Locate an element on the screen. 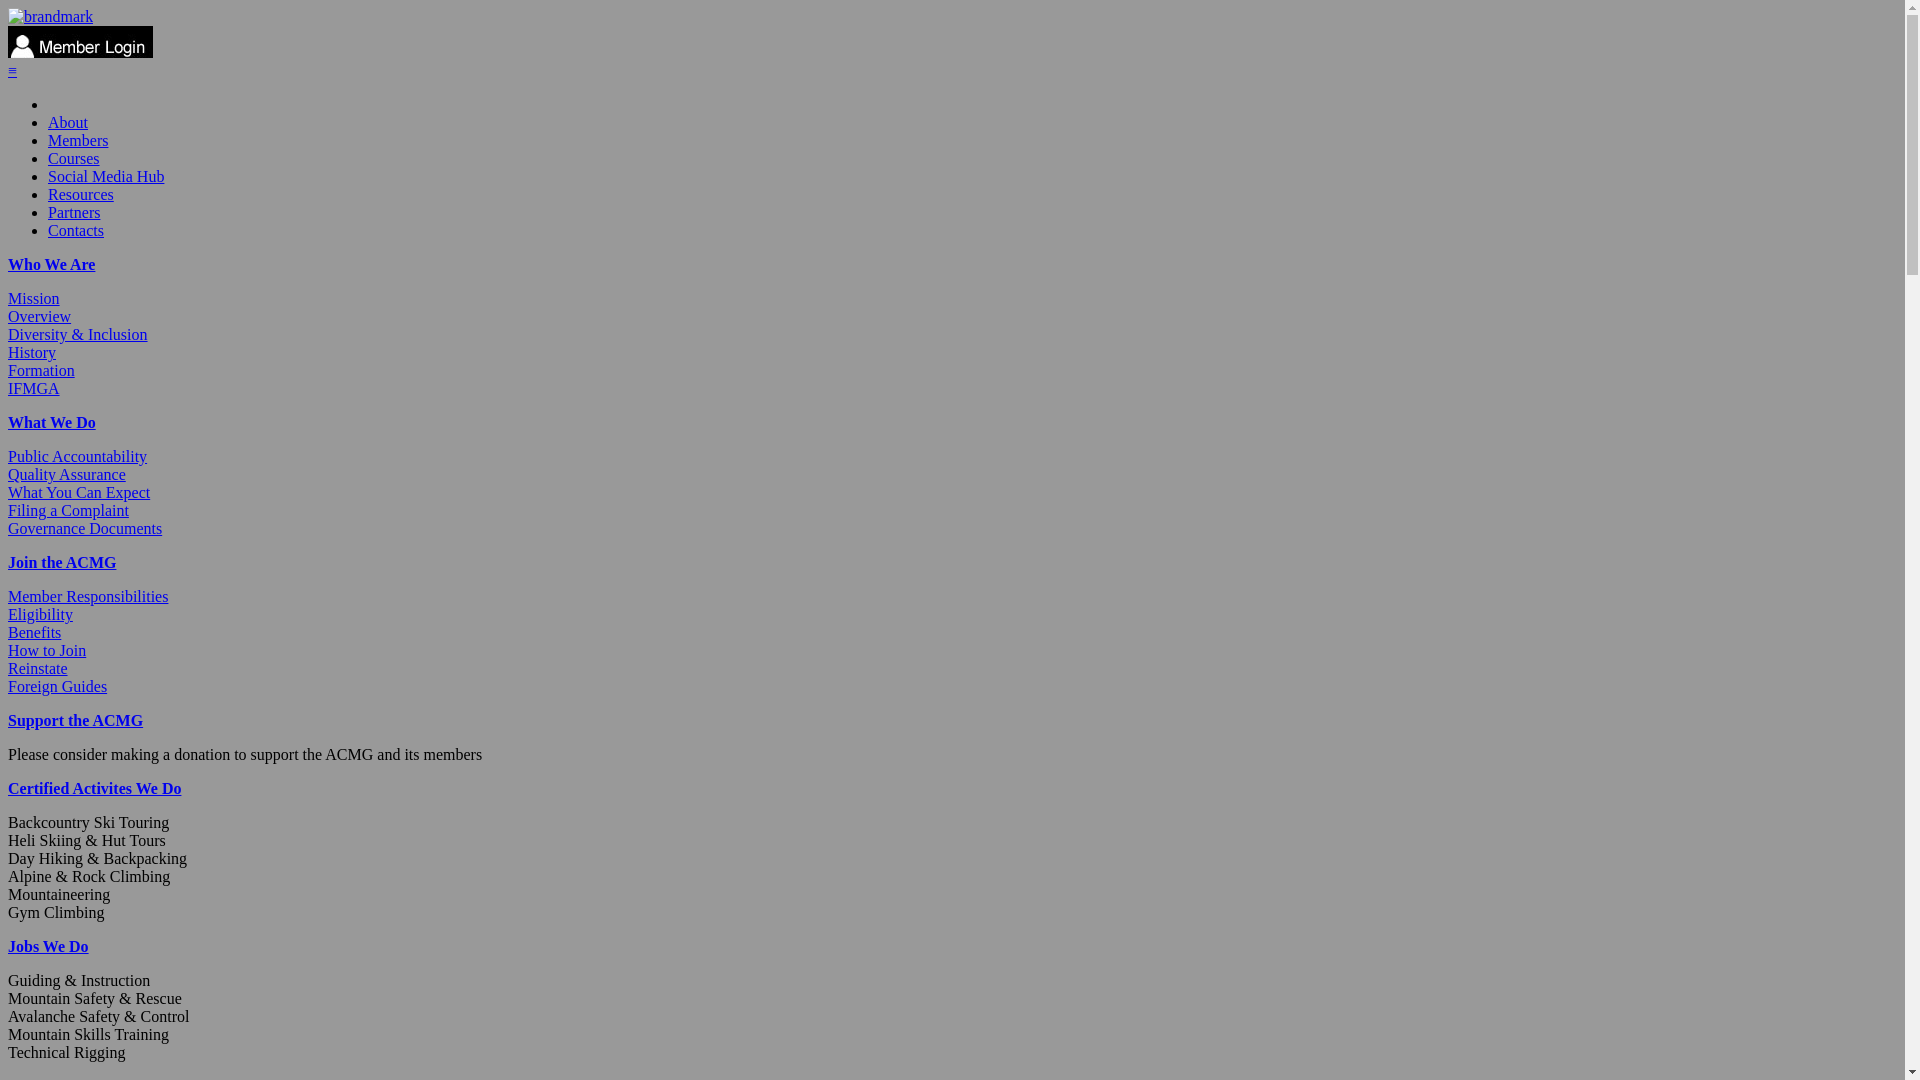  'Courses' is located at coordinates (73, 157).